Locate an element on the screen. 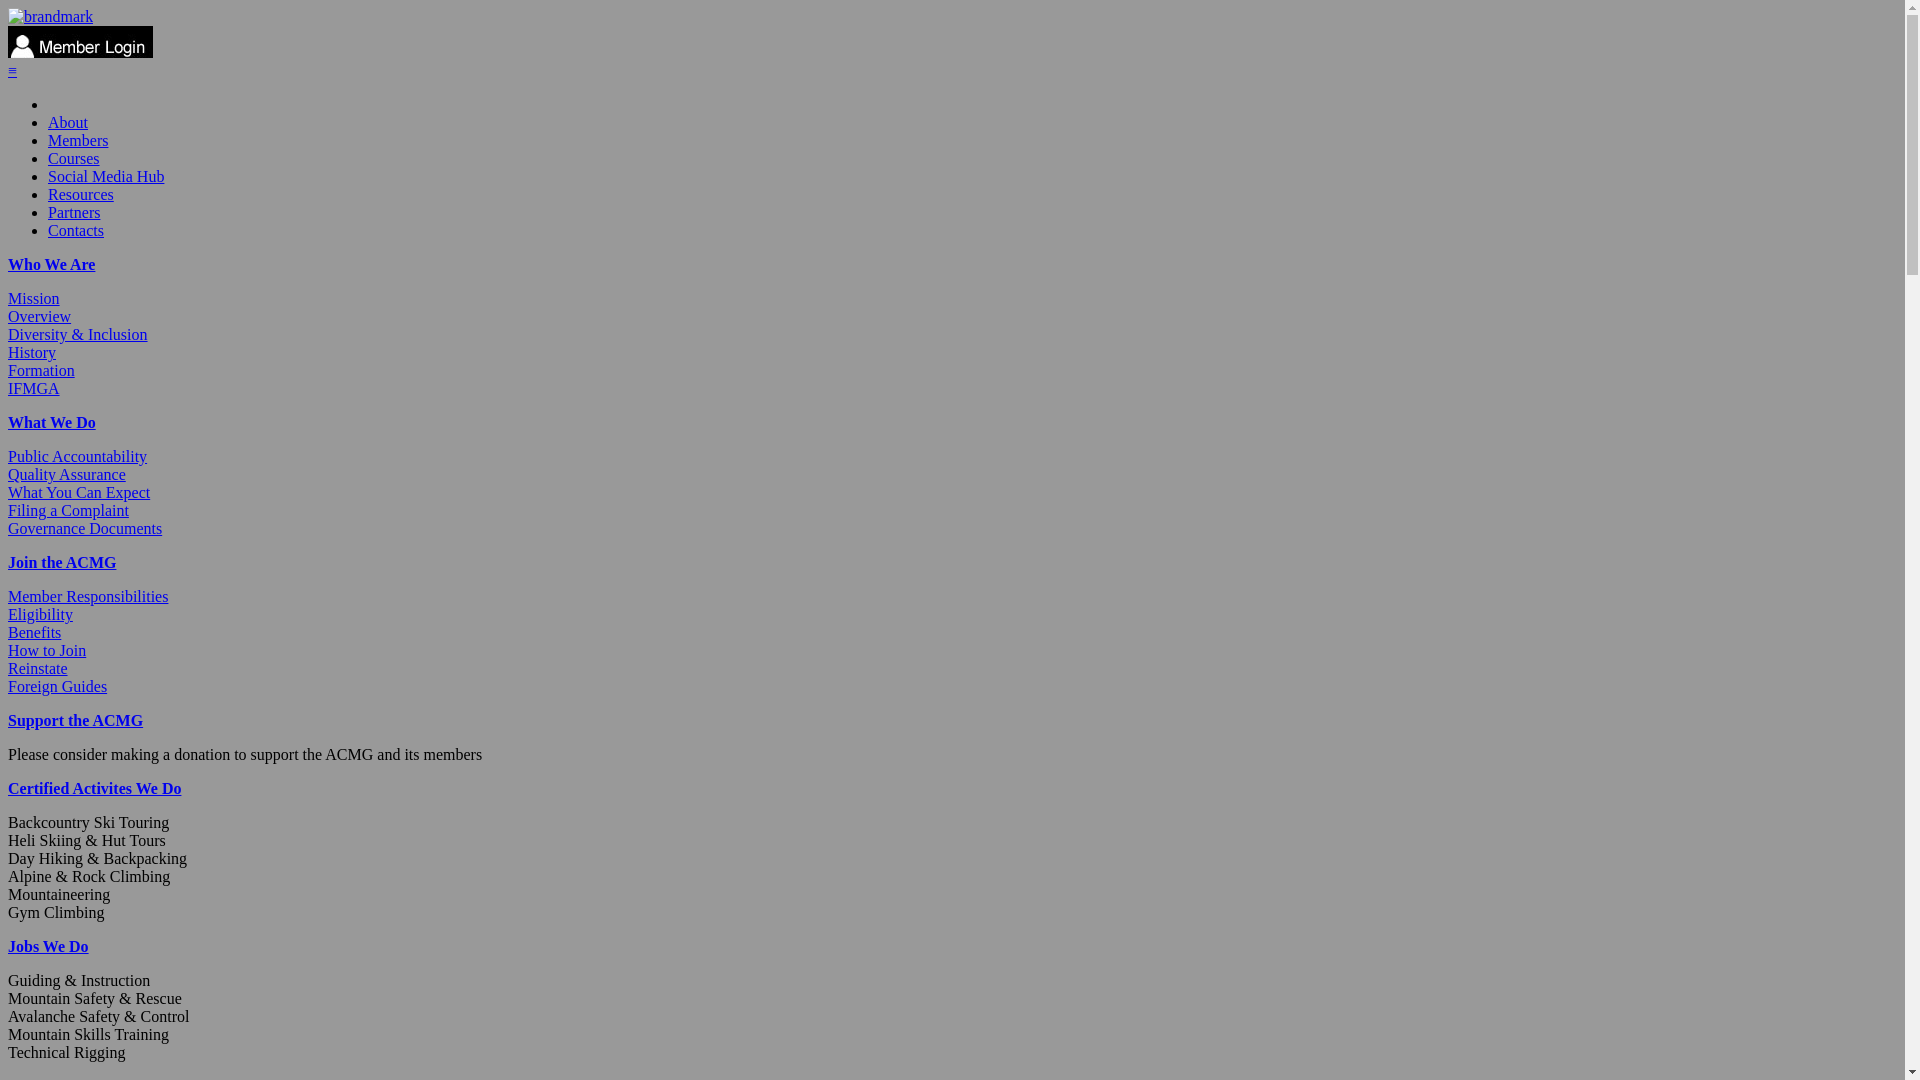  'Courses' is located at coordinates (73, 157).